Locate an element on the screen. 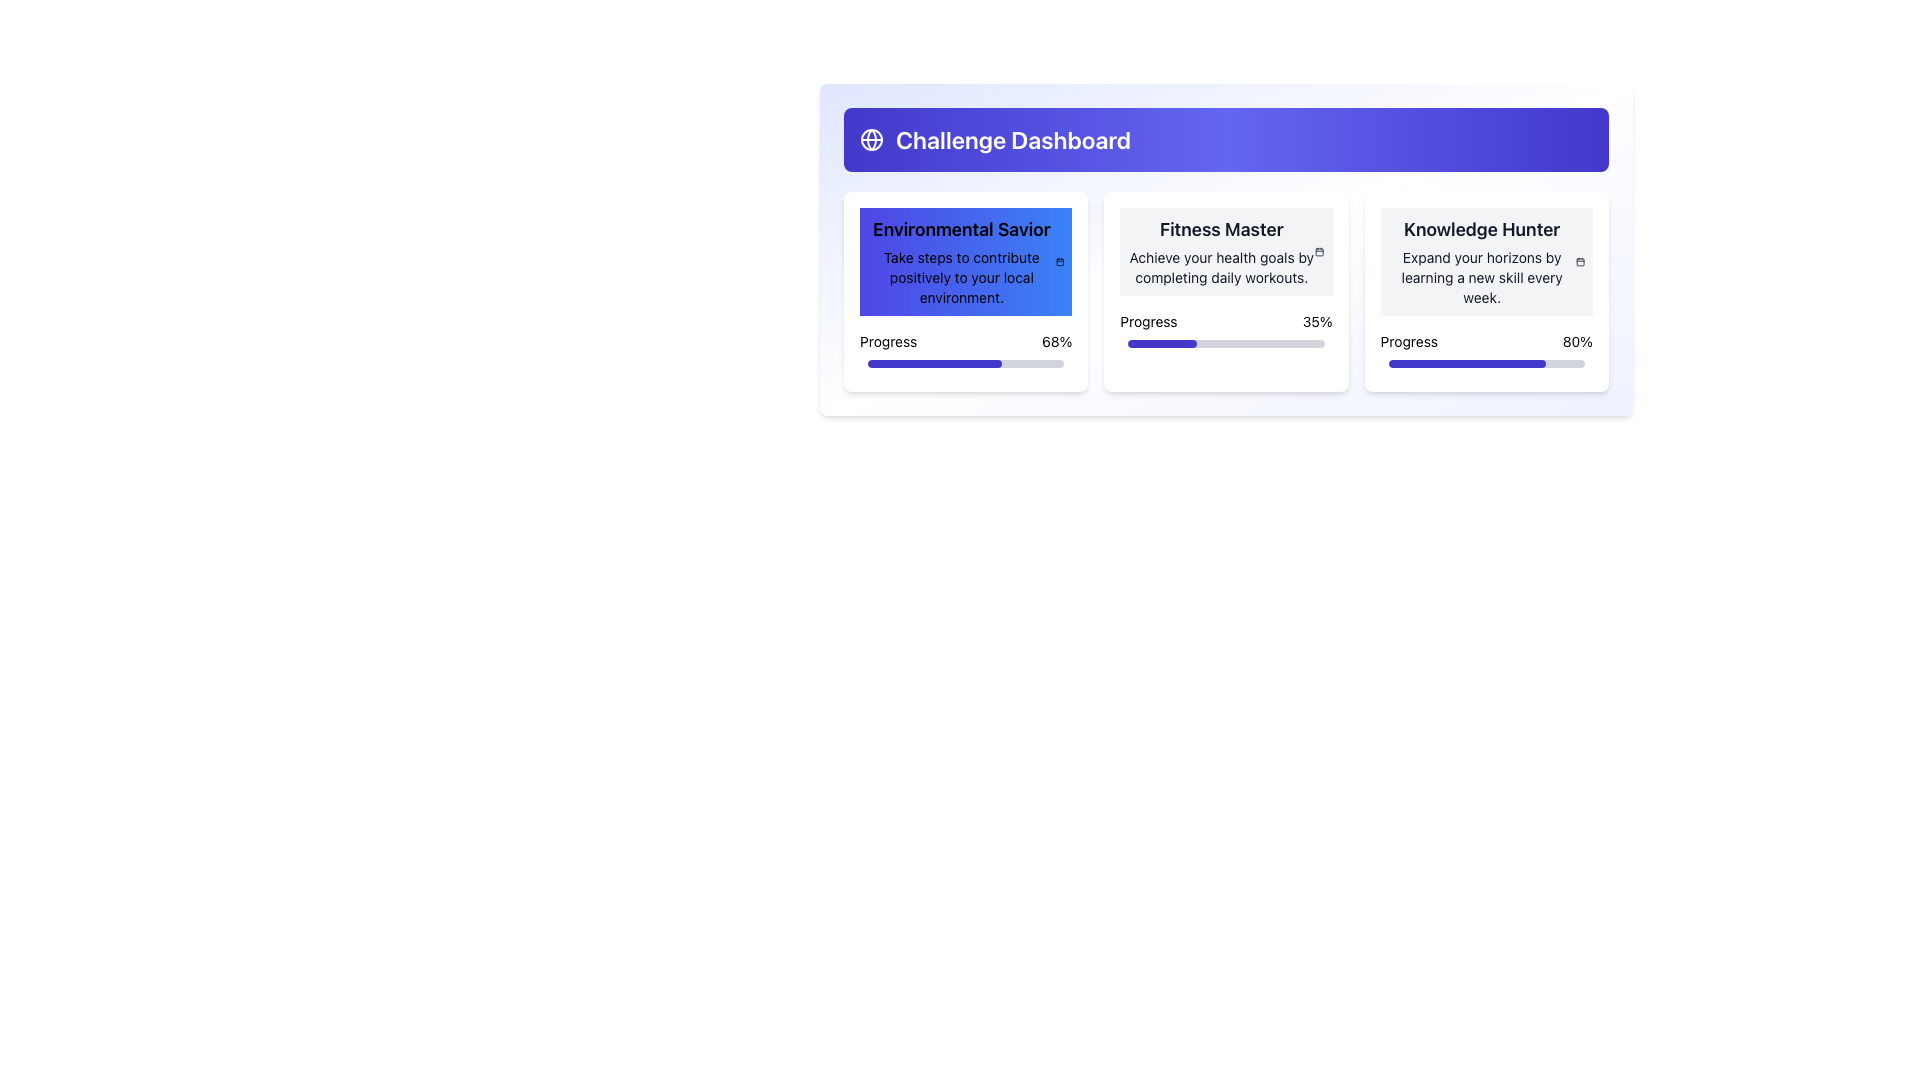 This screenshot has height=1080, width=1920. text label 'Progress' located in the bottom left corner of the 'Fitness Master' card, which is above the progress bar and to the left of the percentage indicator is located at coordinates (1148, 320).